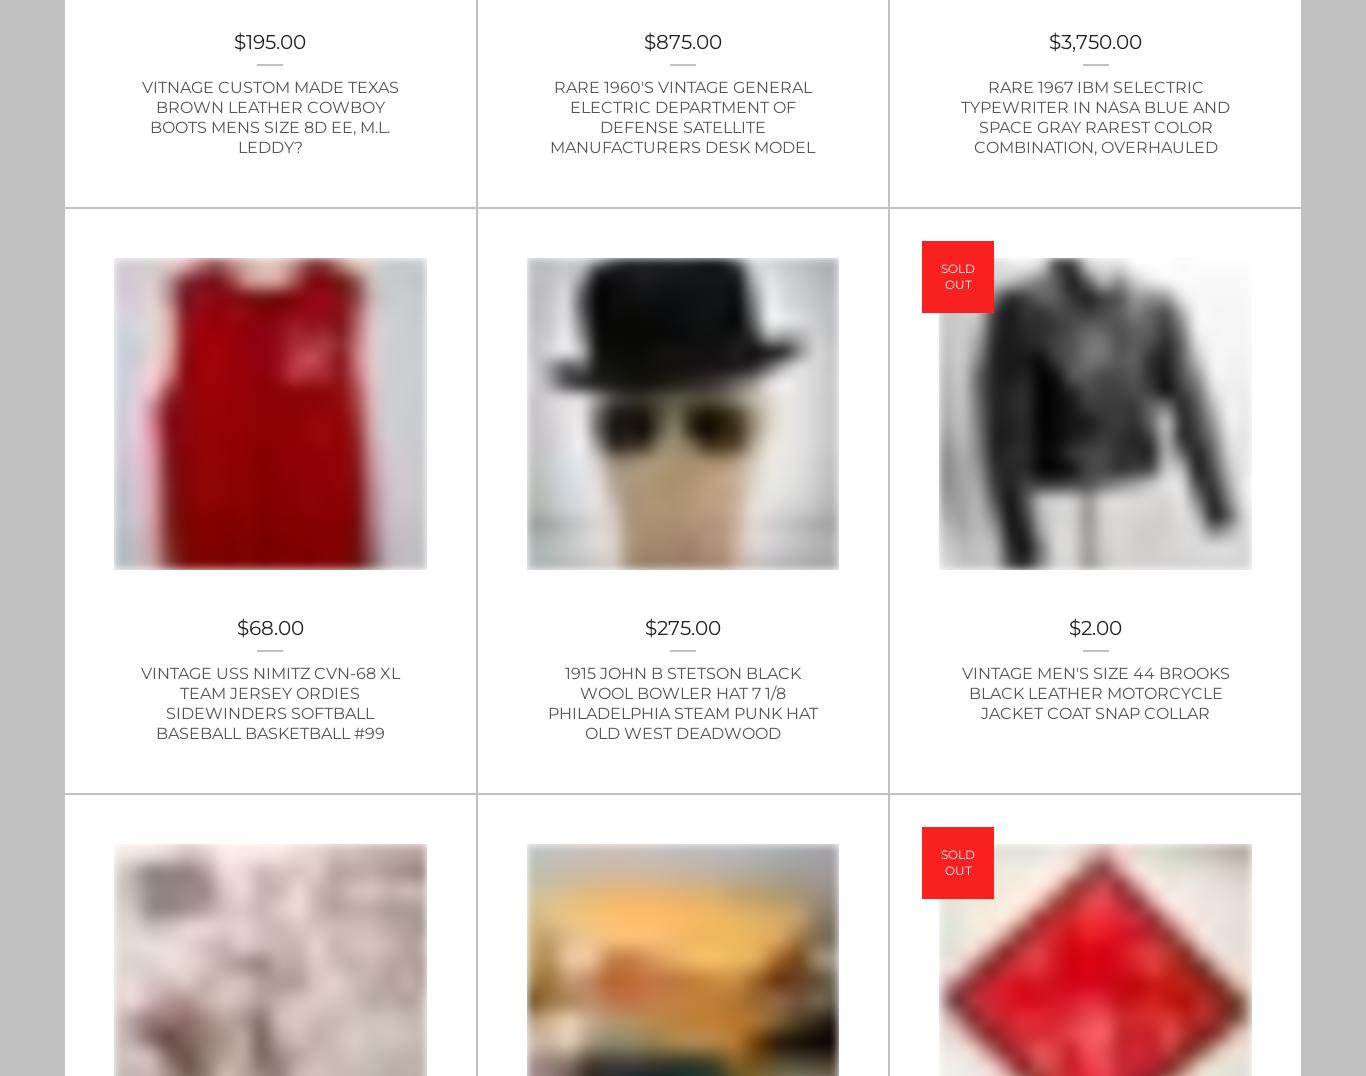 The width and height of the screenshot is (1366, 1076). What do you see at coordinates (688, 39) in the screenshot?
I see `'875.00'` at bounding box center [688, 39].